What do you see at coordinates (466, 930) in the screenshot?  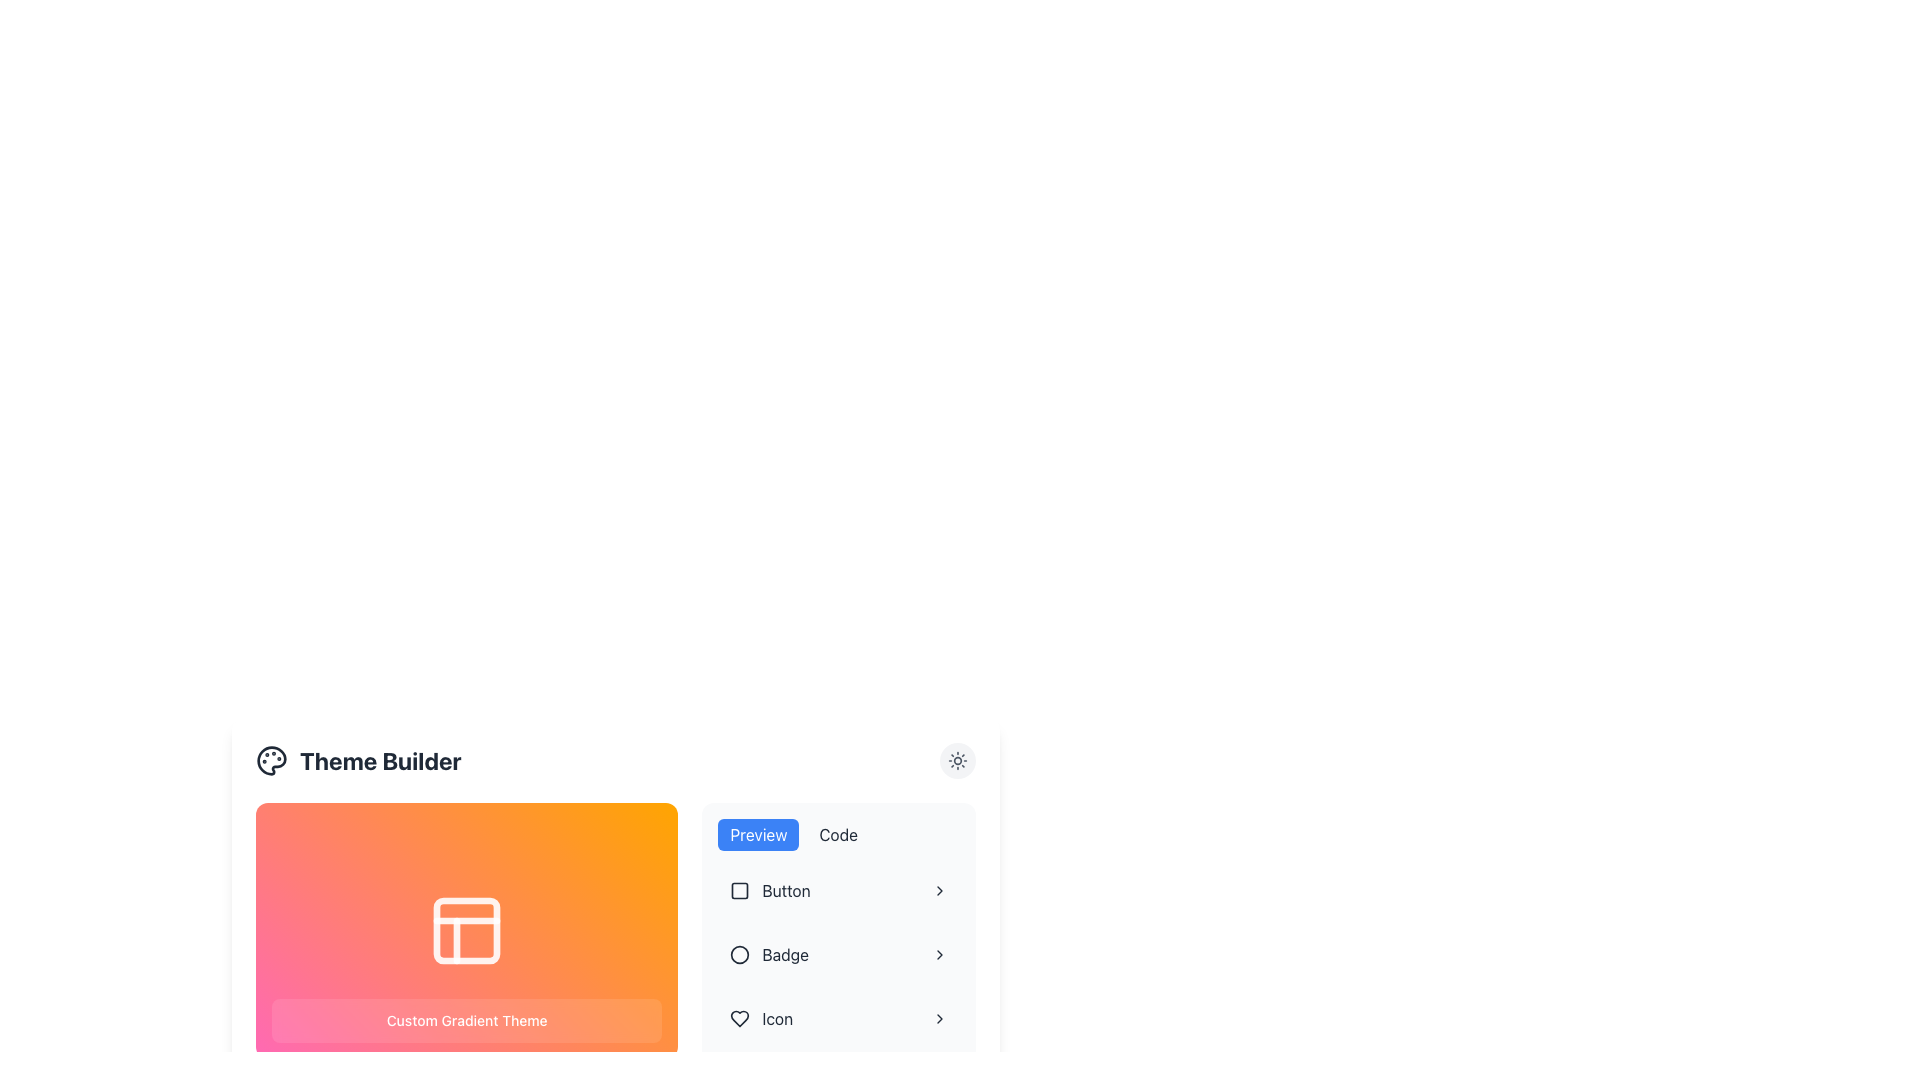 I see `the layout grid section icon, which features a white outline of a square with internal dividing lines on a pink to orange gradient background` at bounding box center [466, 930].